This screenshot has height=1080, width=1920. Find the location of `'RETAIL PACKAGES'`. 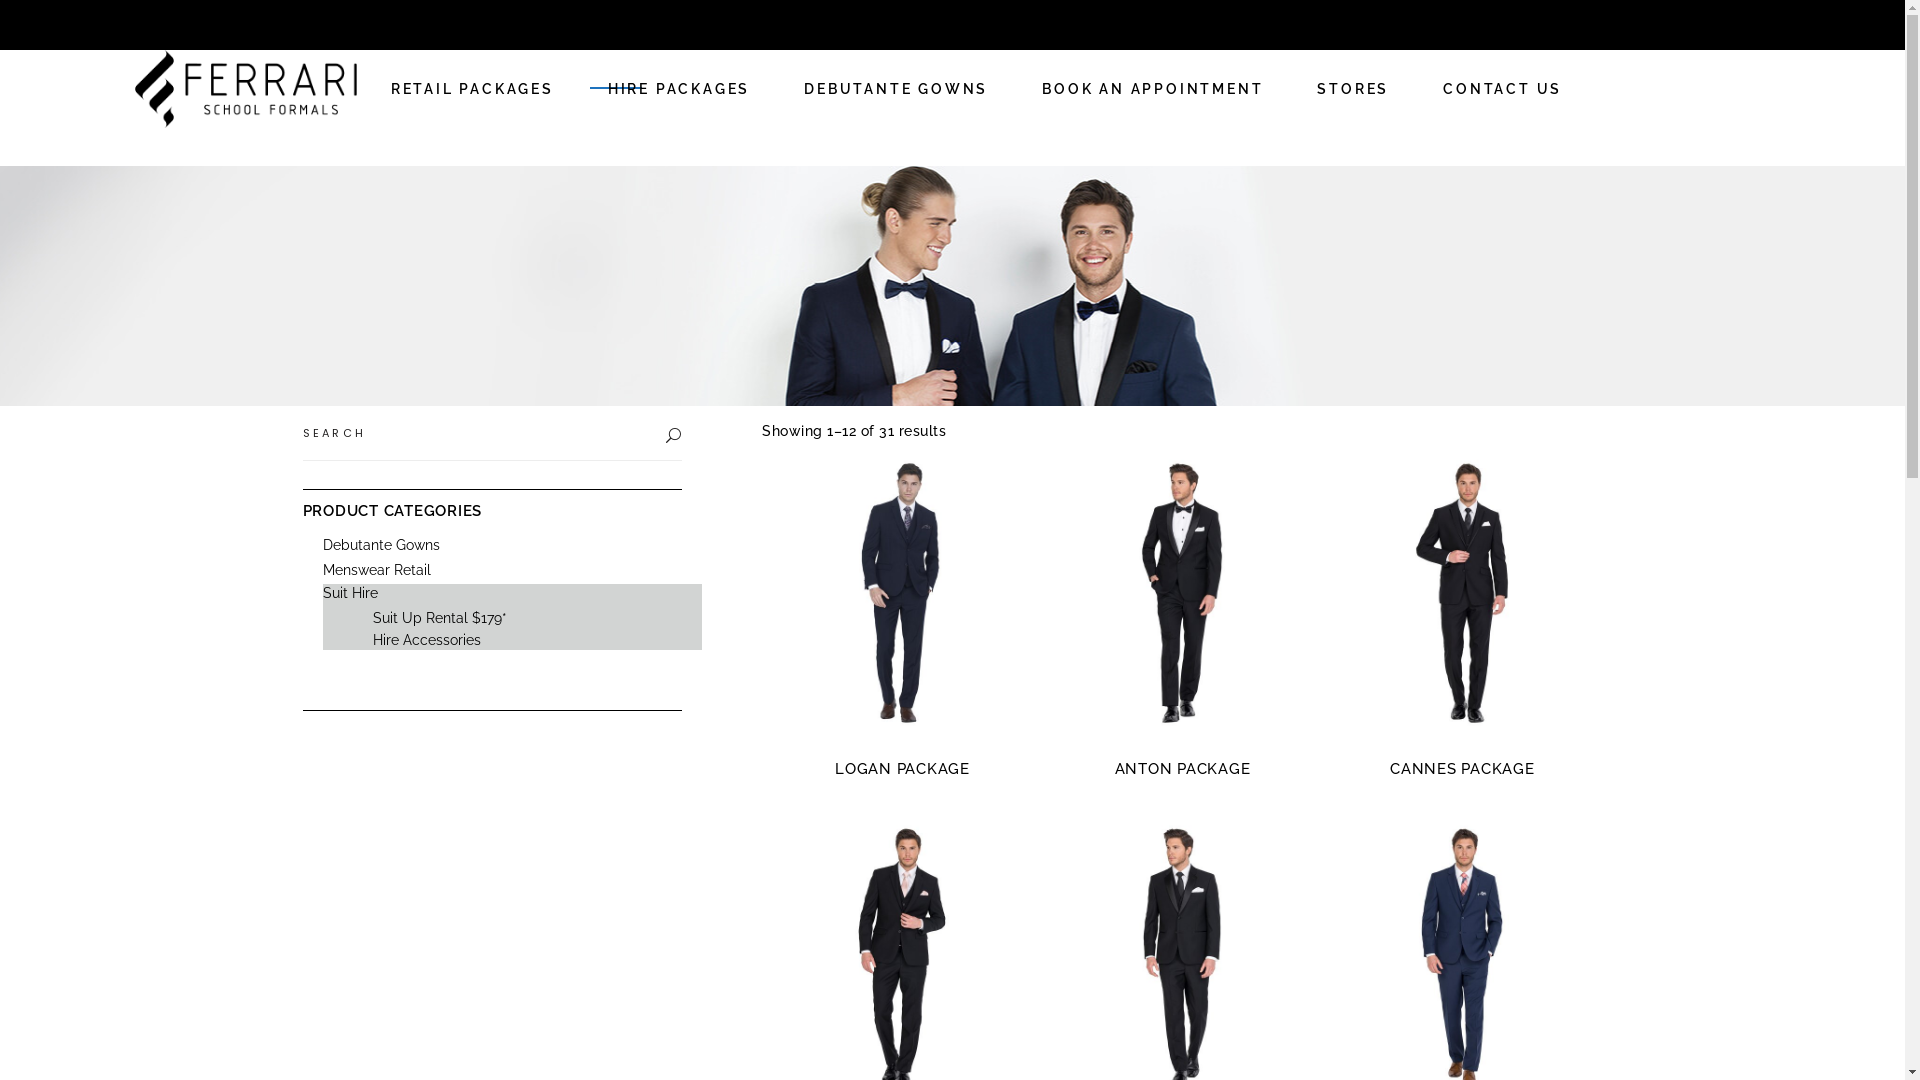

'RETAIL PACKAGES' is located at coordinates (471, 87).